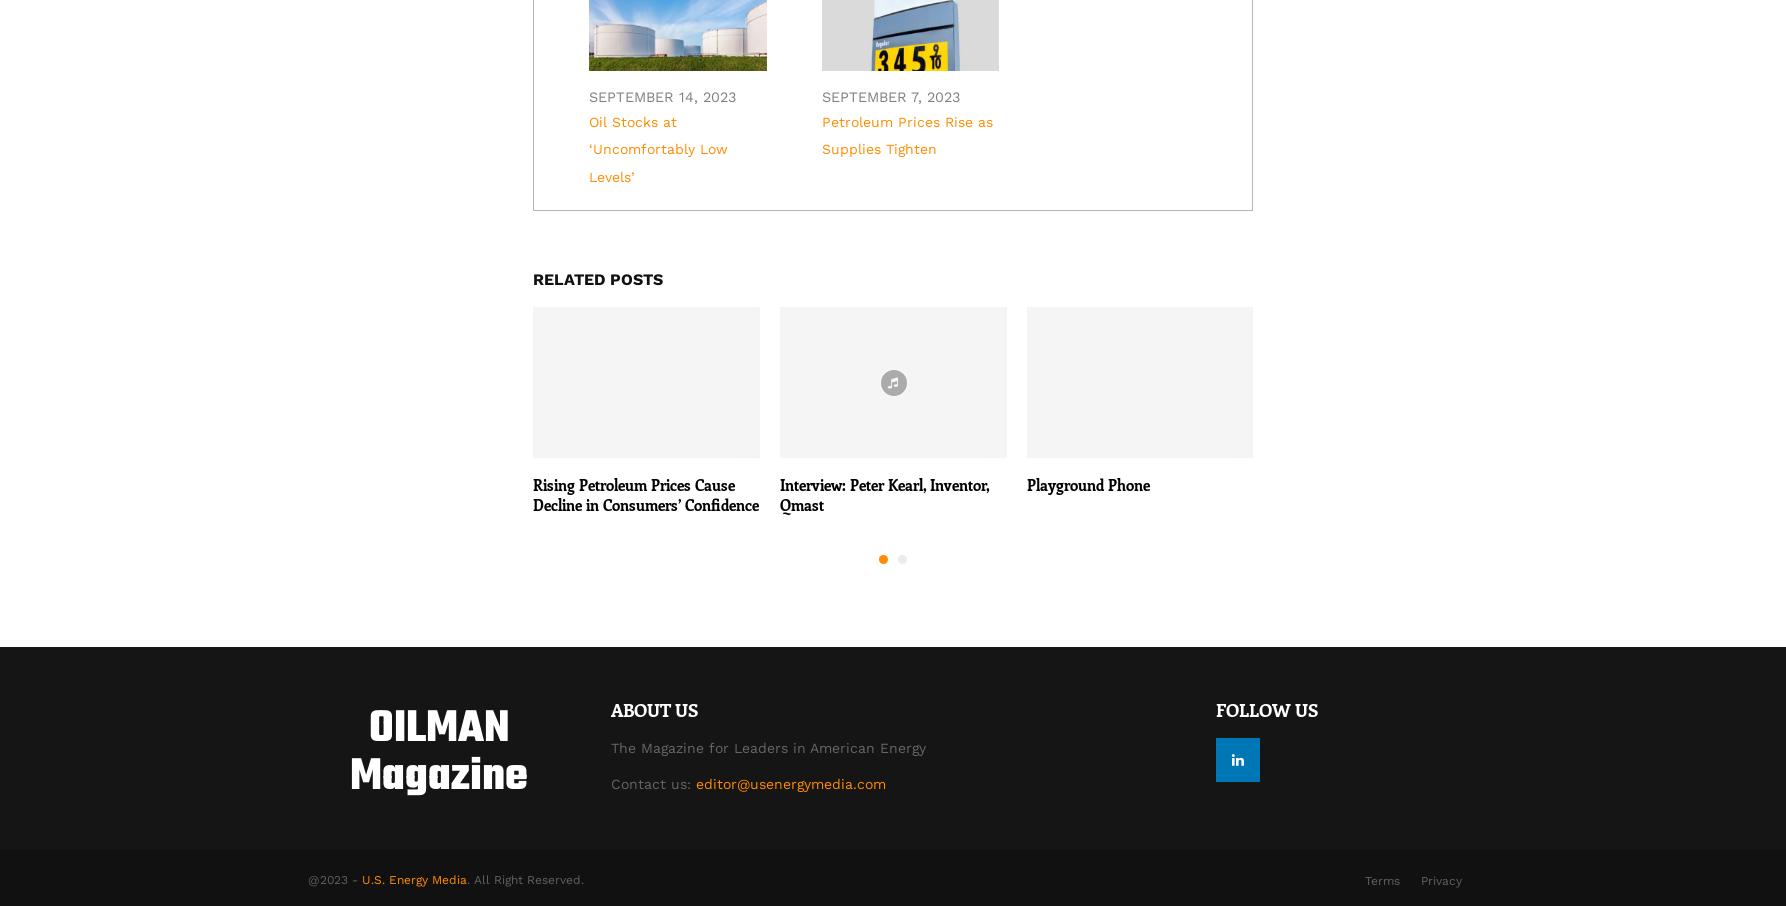 The width and height of the screenshot is (1786, 906). I want to click on 'Terms', so click(1381, 880).